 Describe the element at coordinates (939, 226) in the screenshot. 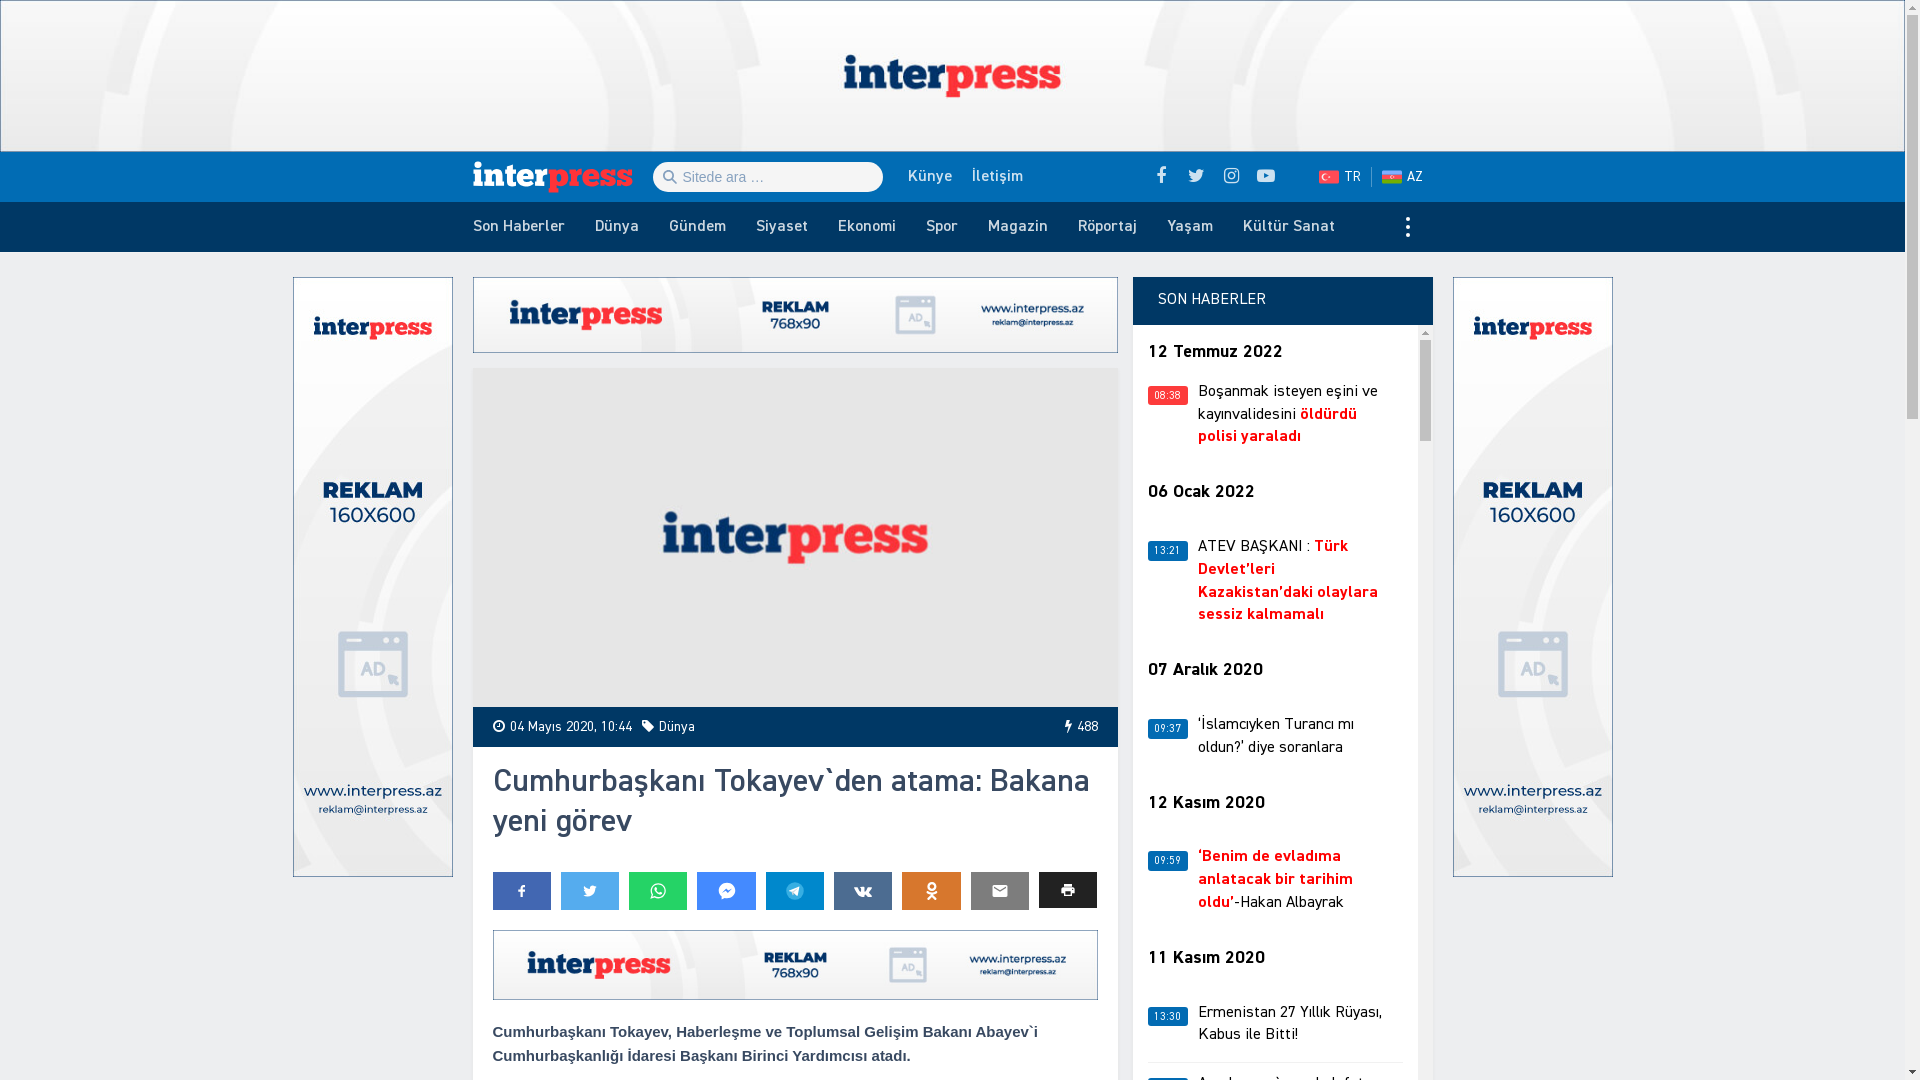

I see `'Spor'` at that location.